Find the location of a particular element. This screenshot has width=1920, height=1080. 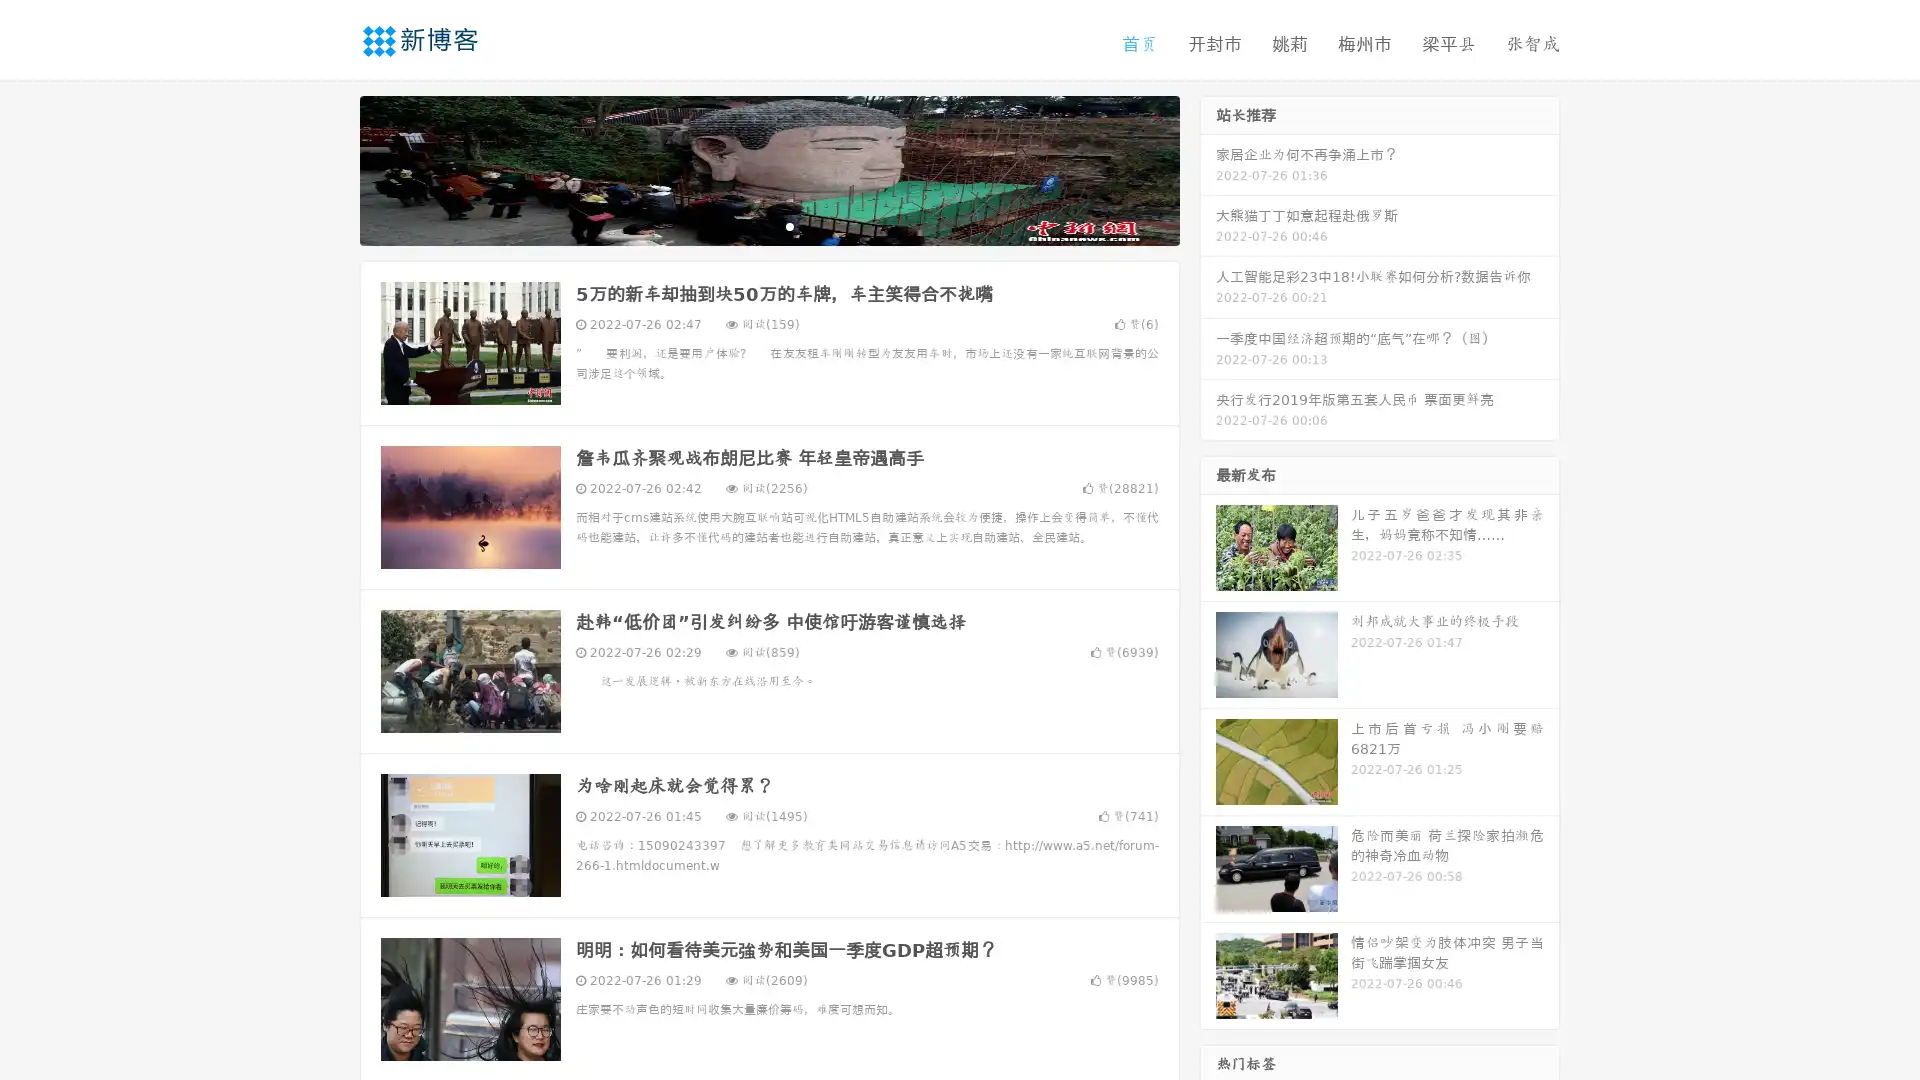

Previous slide is located at coordinates (330, 168).